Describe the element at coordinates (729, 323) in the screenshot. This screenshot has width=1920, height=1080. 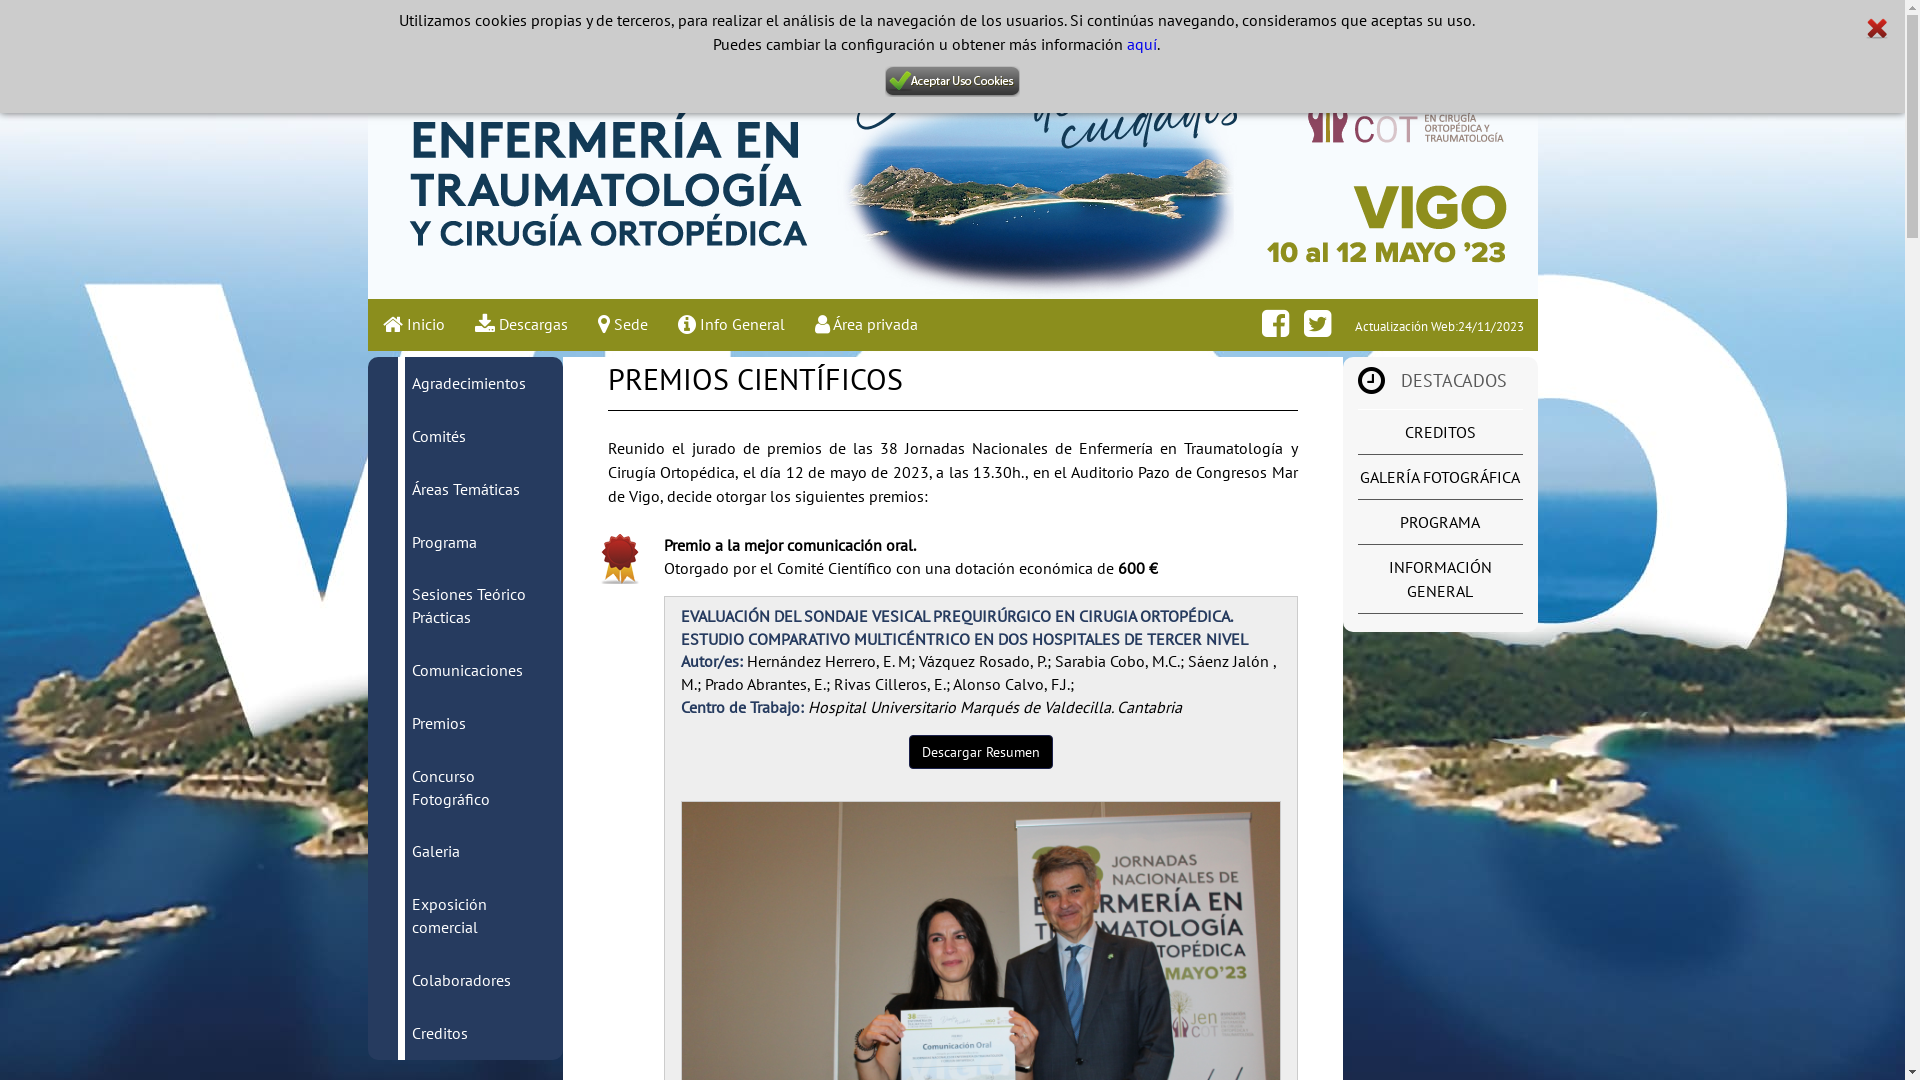
I see `'Info General'` at that location.